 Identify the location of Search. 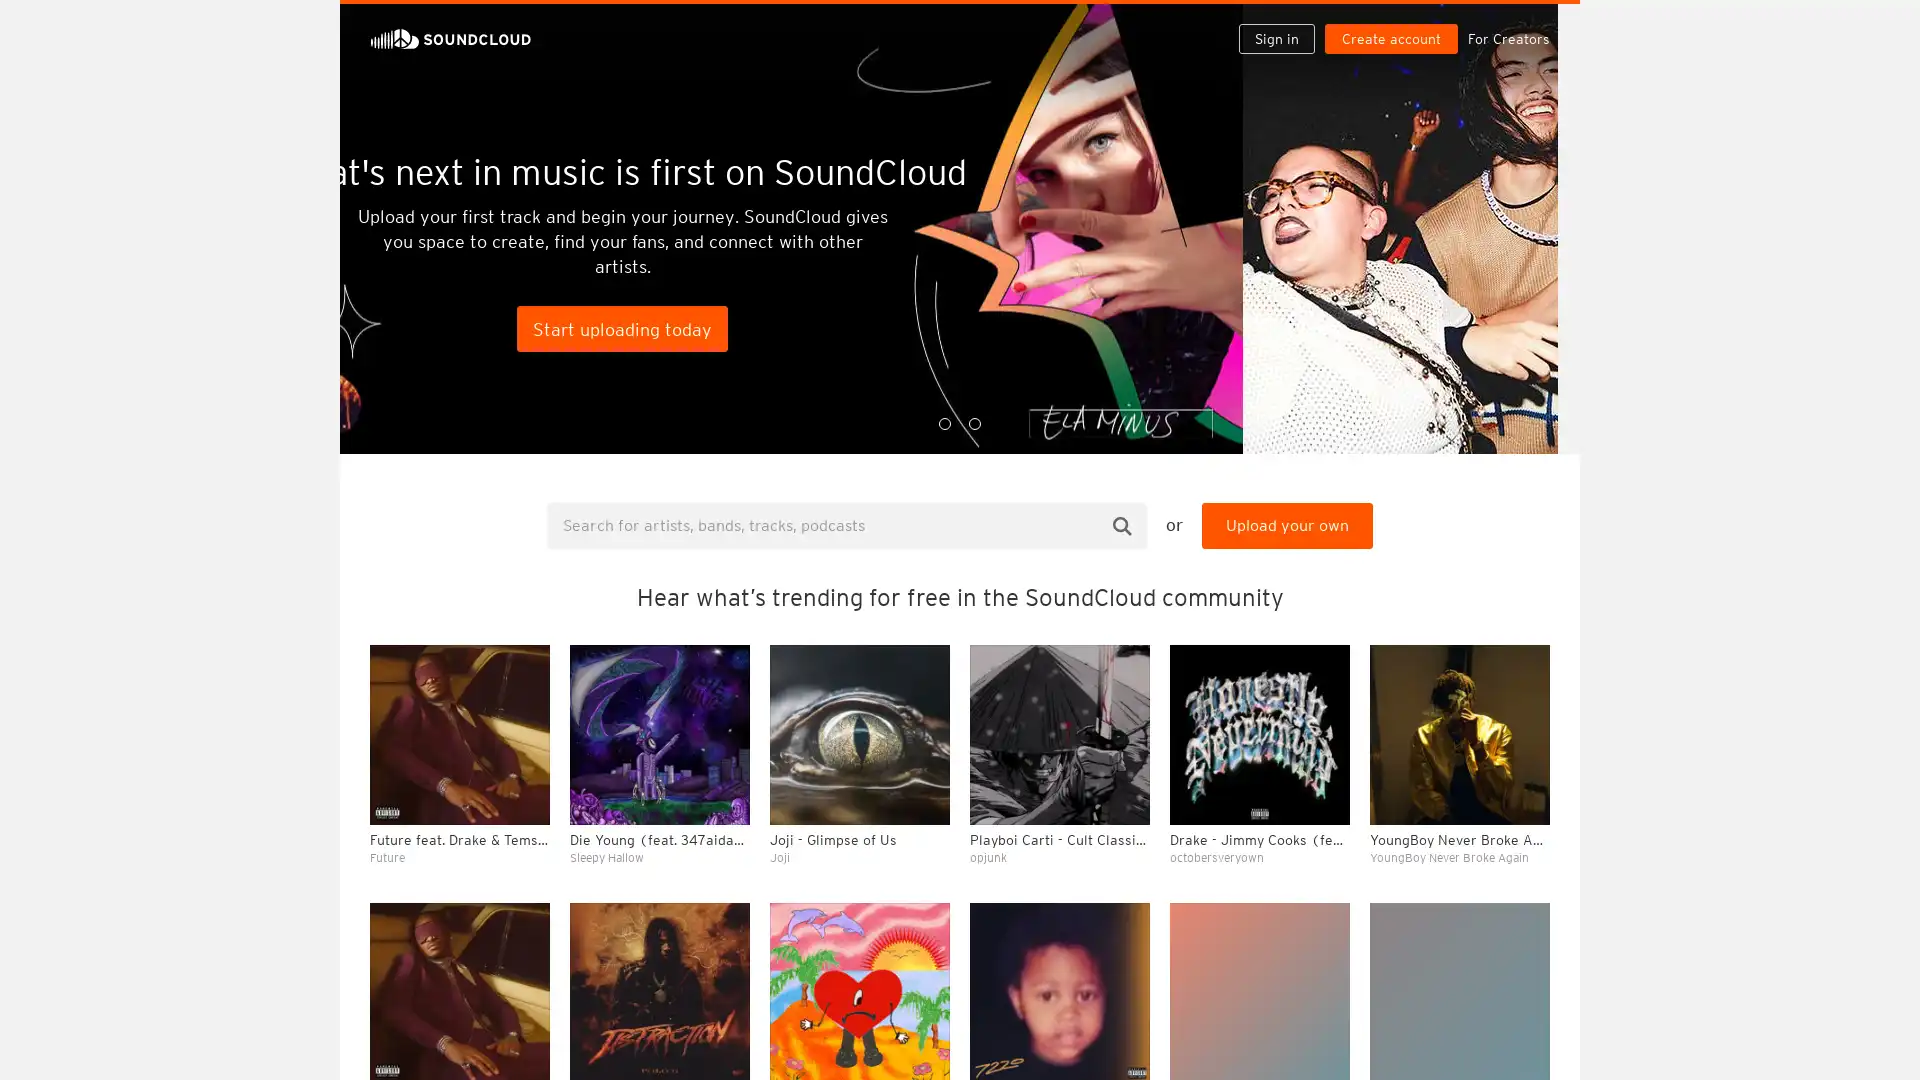
(1212, 22).